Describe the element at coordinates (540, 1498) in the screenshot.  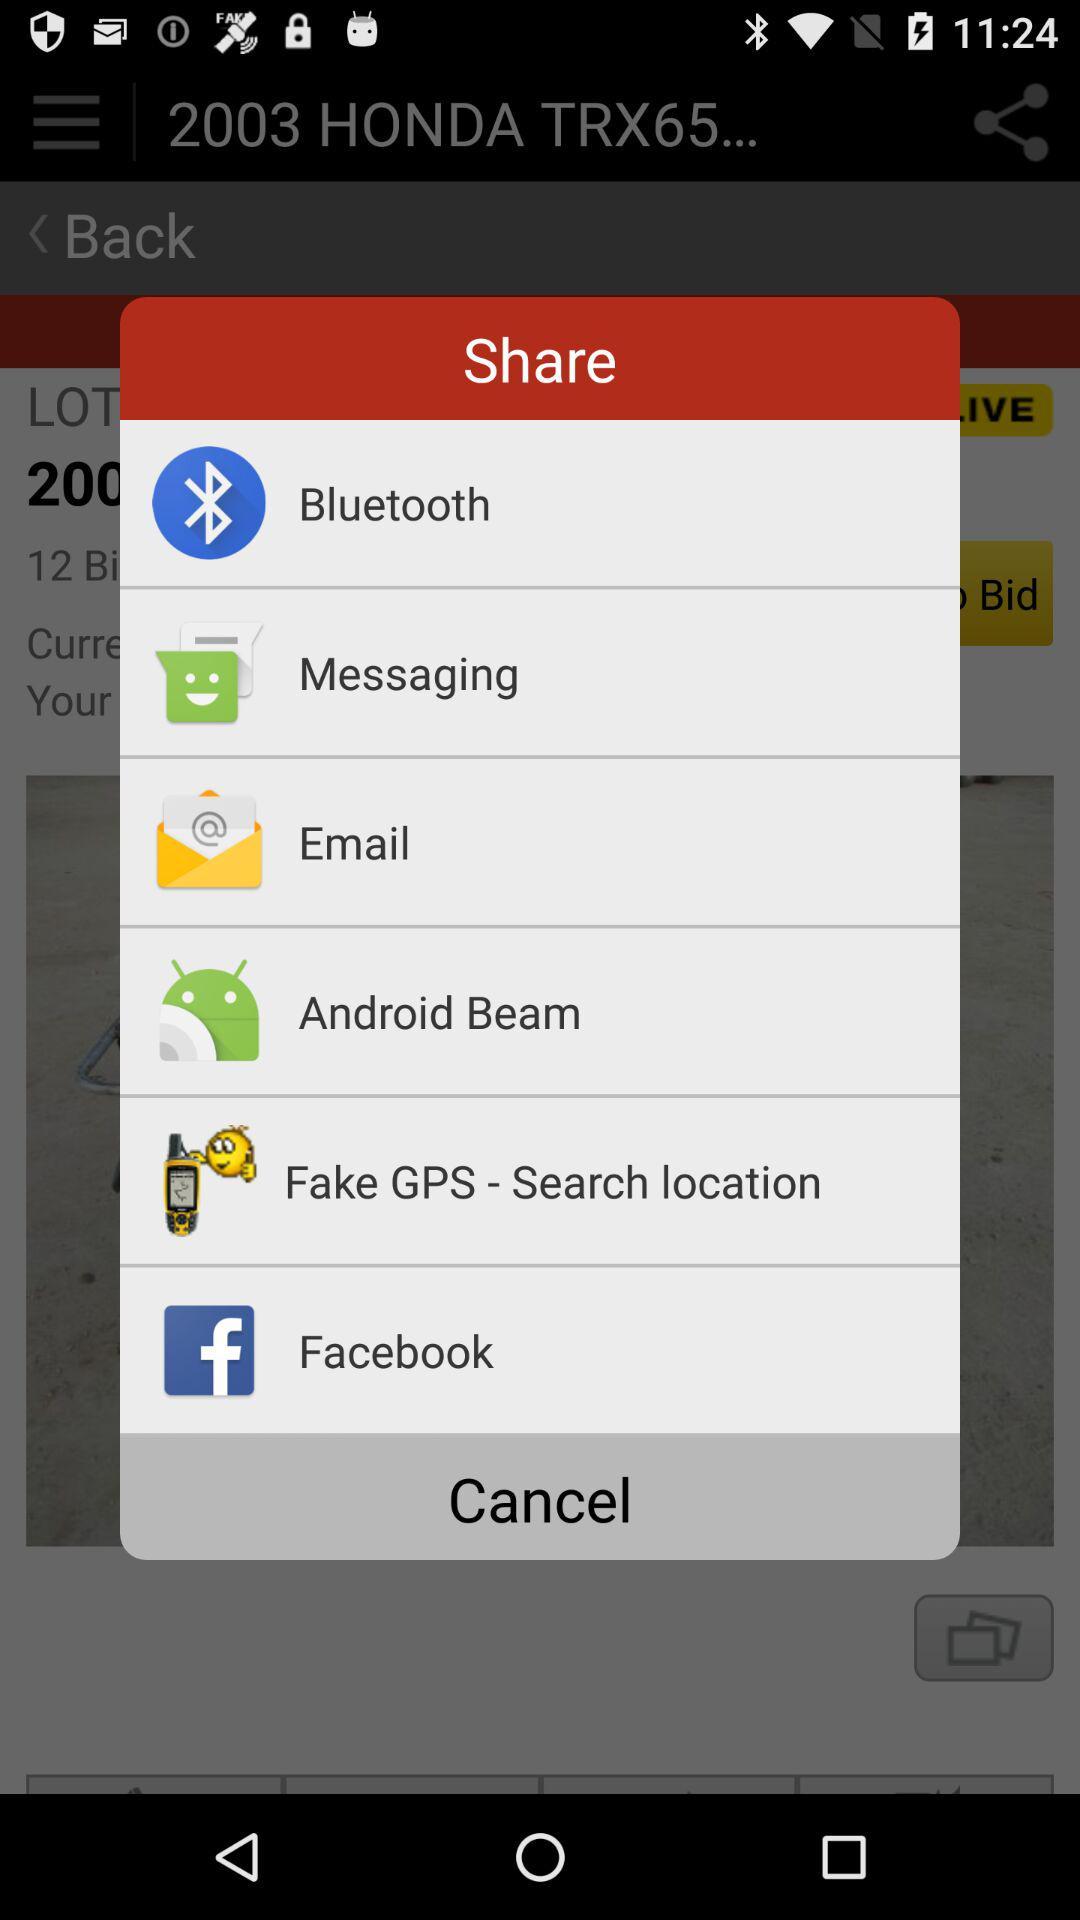
I see `the cancel icon` at that location.